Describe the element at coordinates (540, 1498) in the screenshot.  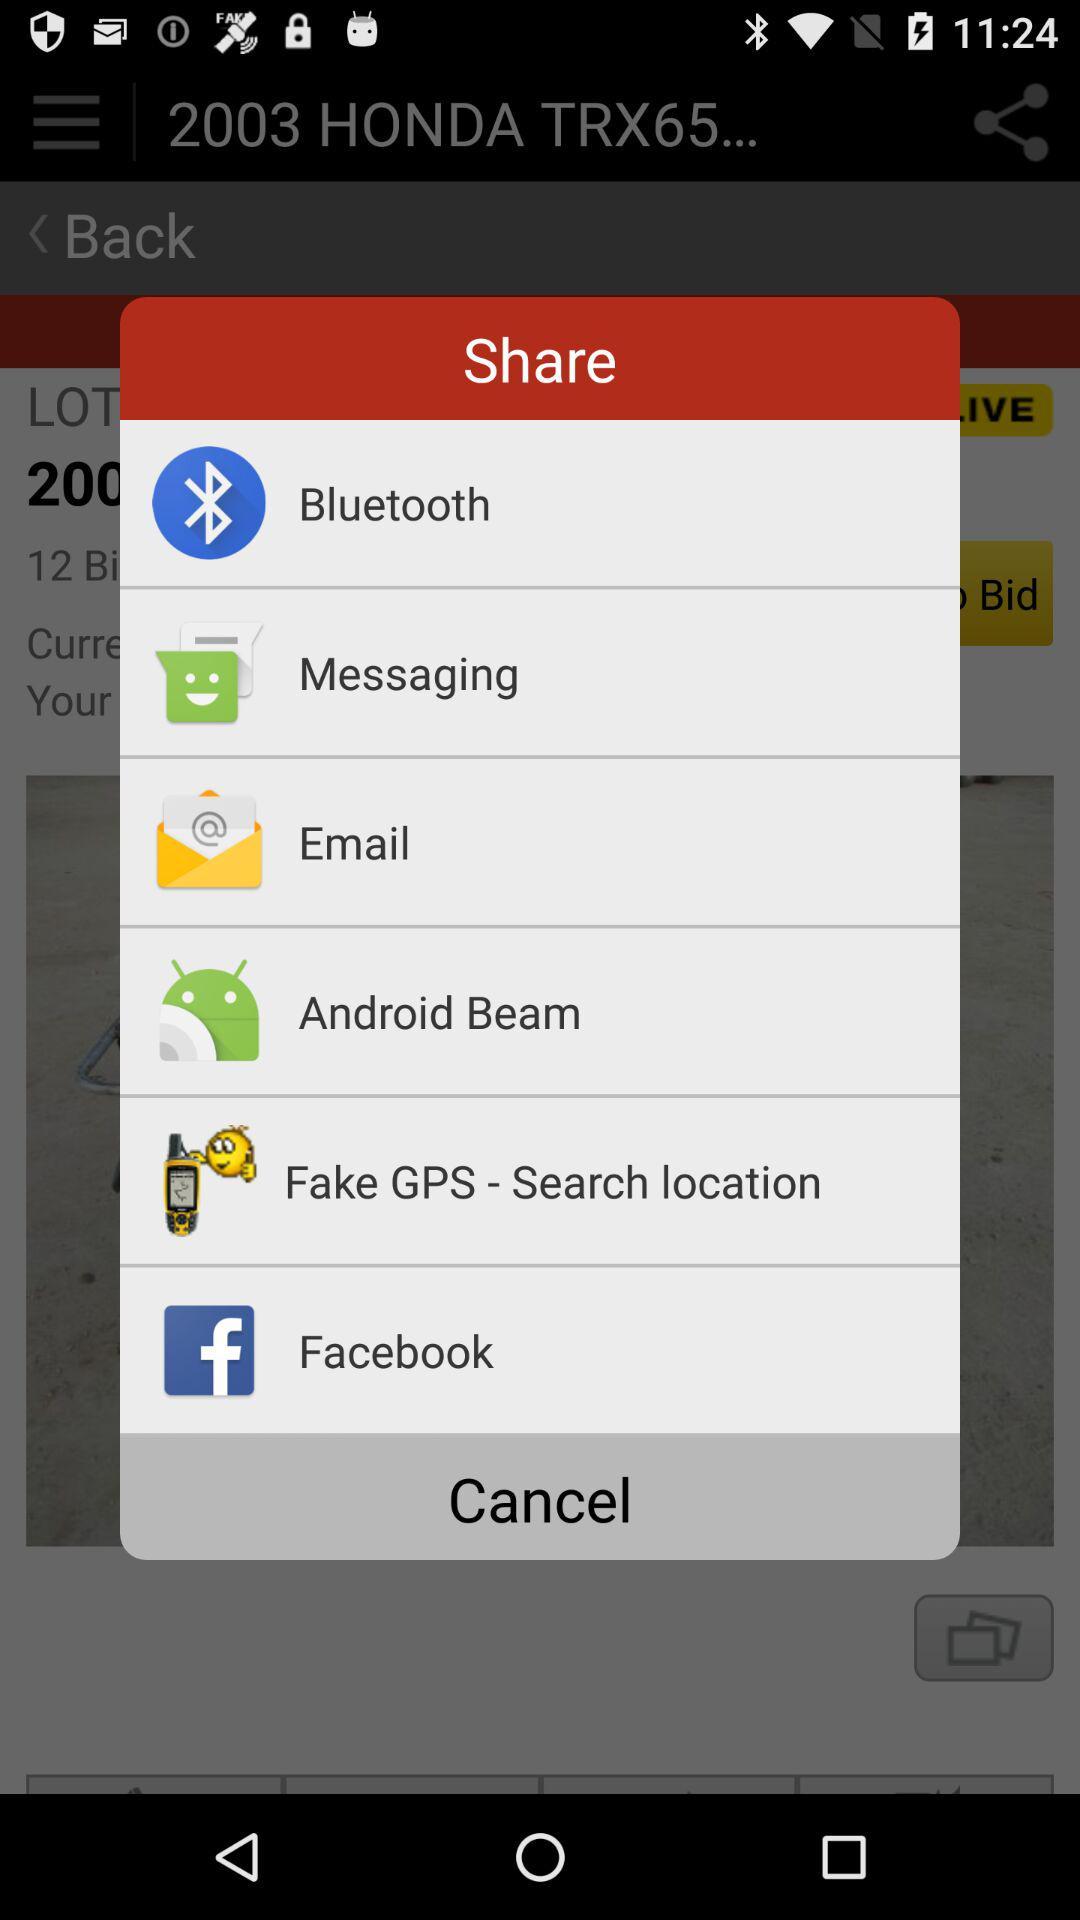
I see `the cancel icon` at that location.